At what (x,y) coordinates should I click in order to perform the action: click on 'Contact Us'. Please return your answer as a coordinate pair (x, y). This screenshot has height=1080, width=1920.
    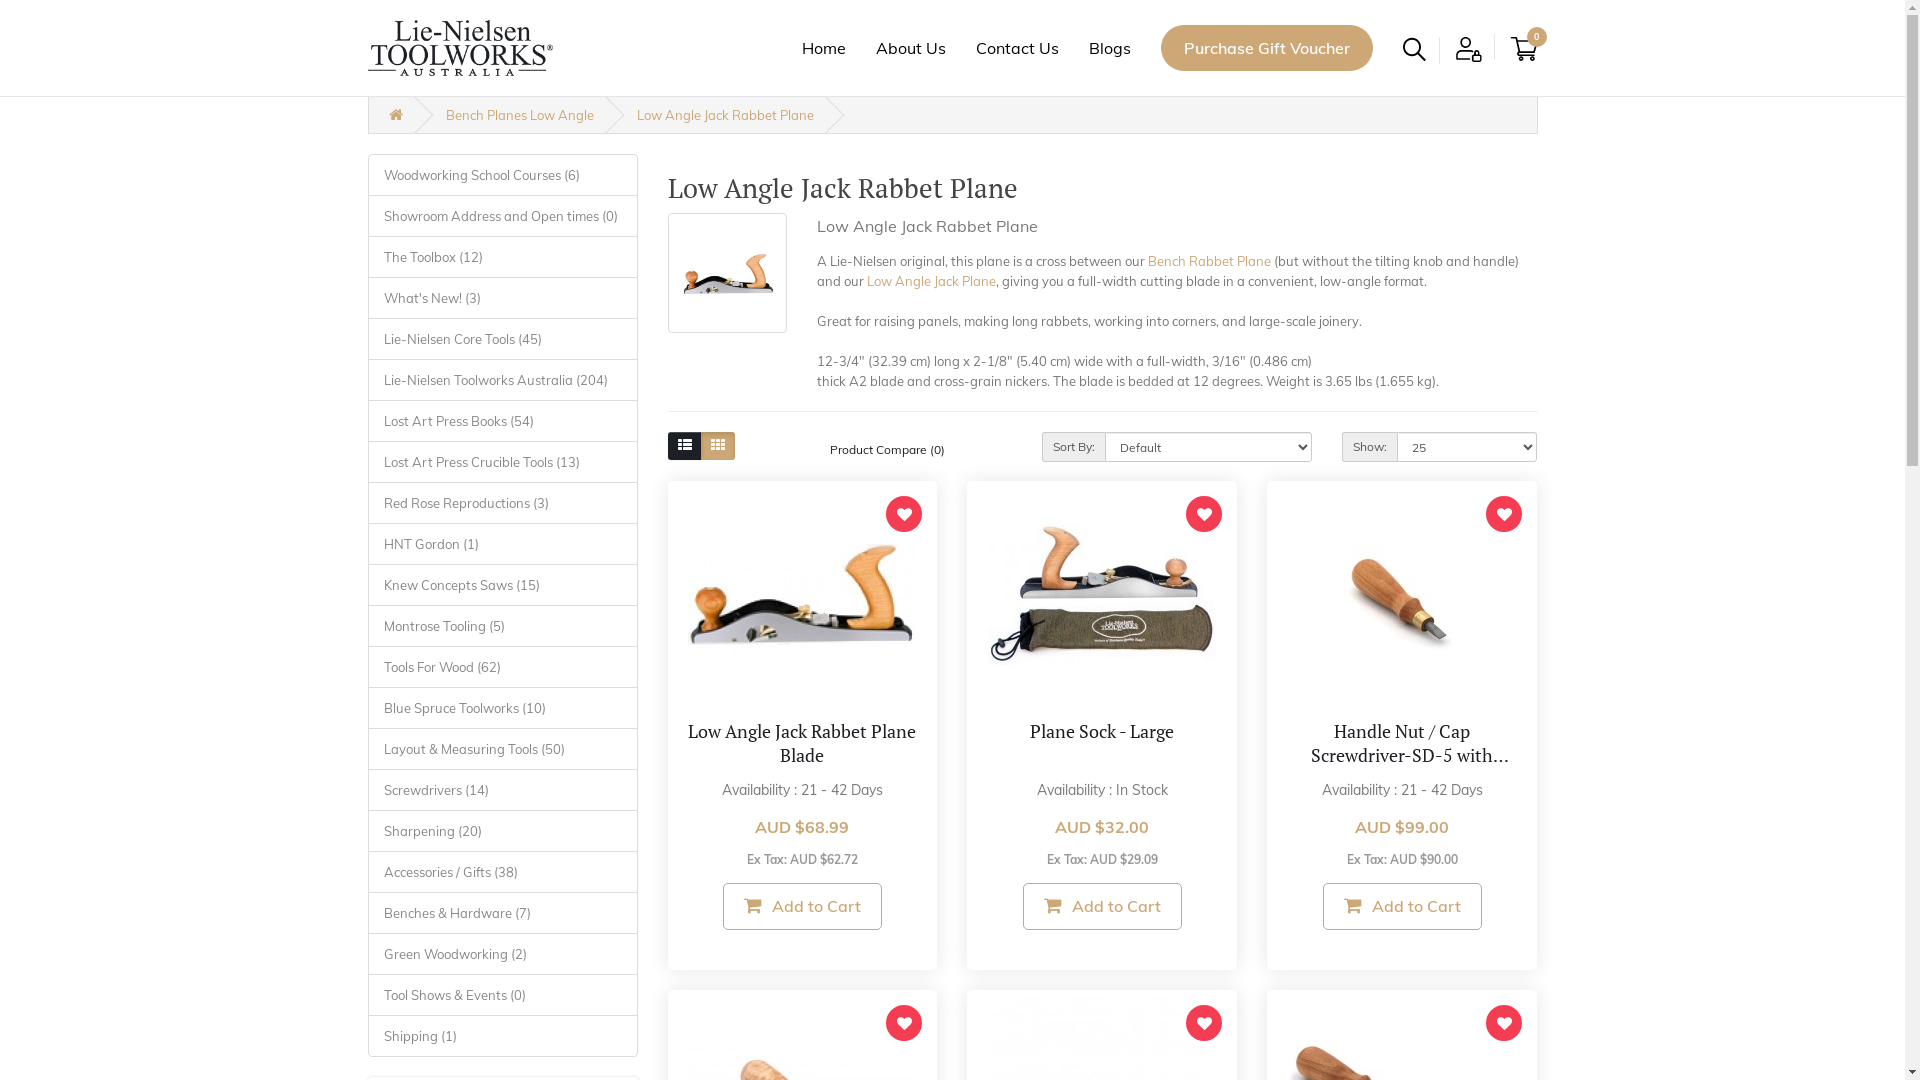
    Looking at the image, I should click on (1017, 46).